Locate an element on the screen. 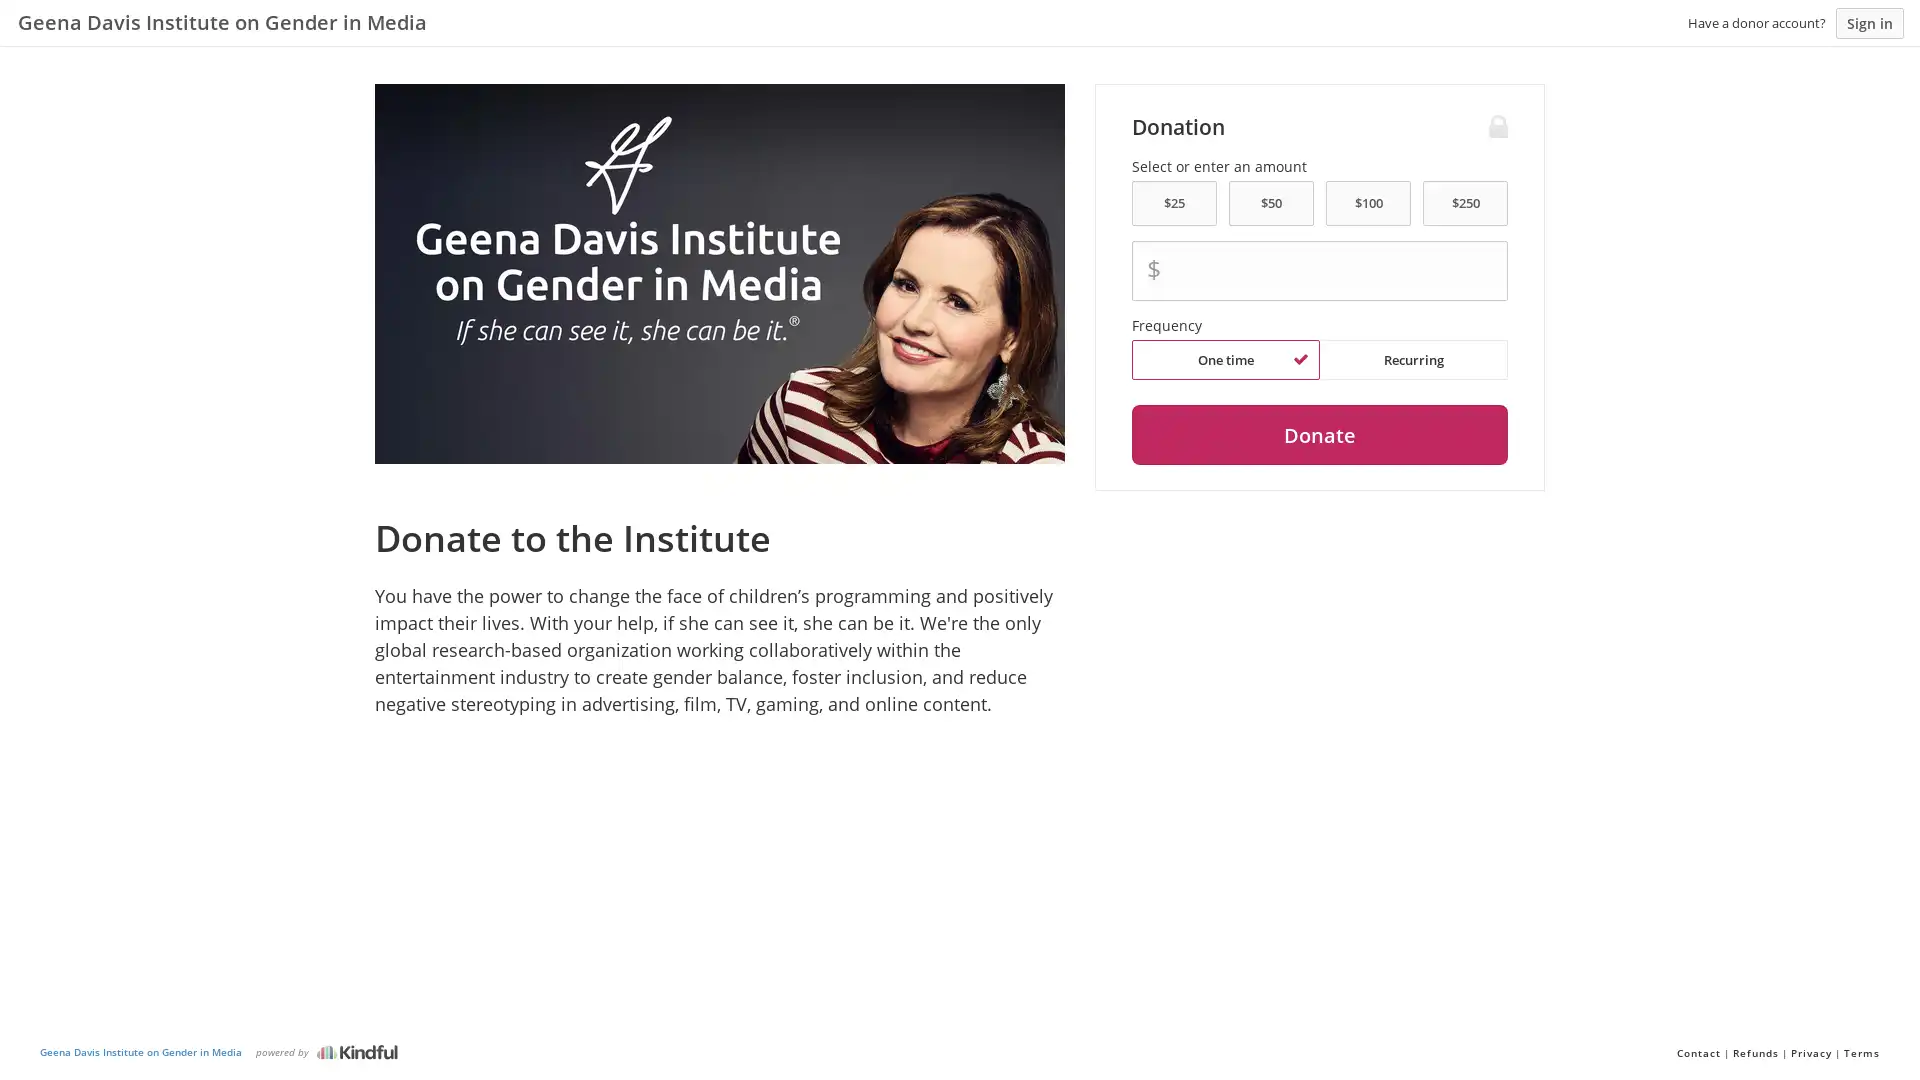  $50 is located at coordinates (1270, 203).